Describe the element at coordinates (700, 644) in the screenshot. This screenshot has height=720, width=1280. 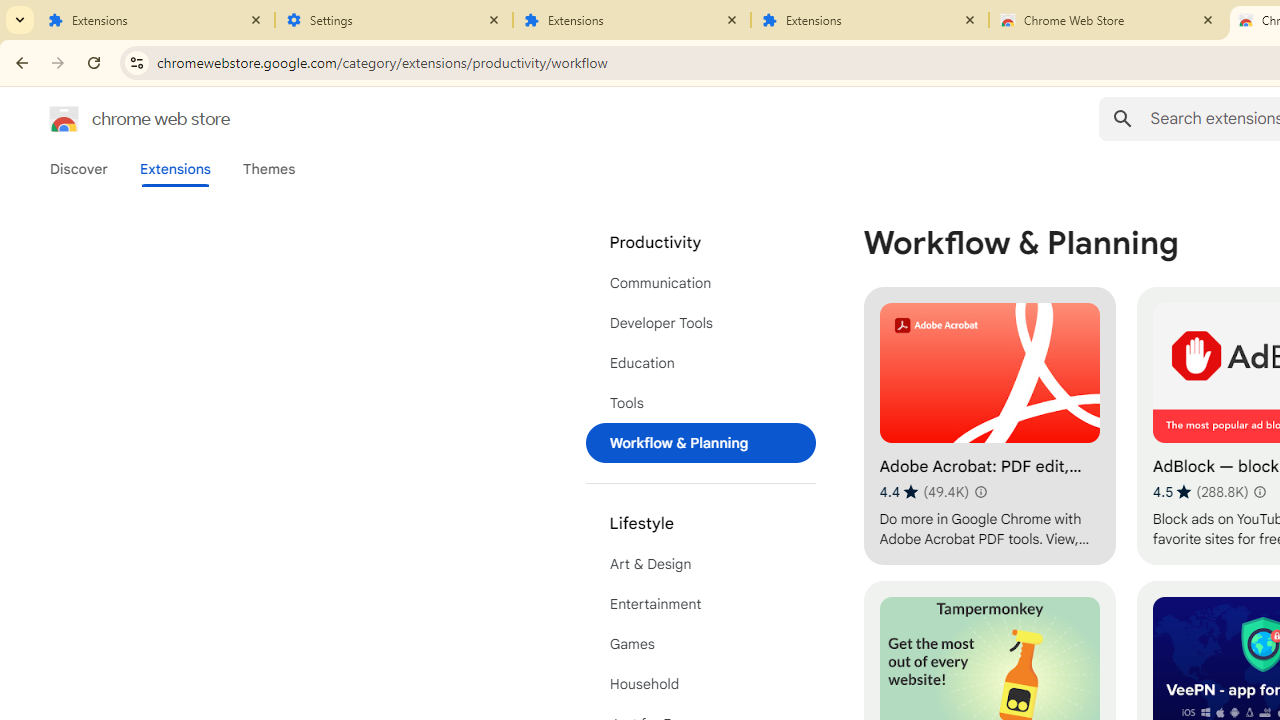
I see `'Games'` at that location.